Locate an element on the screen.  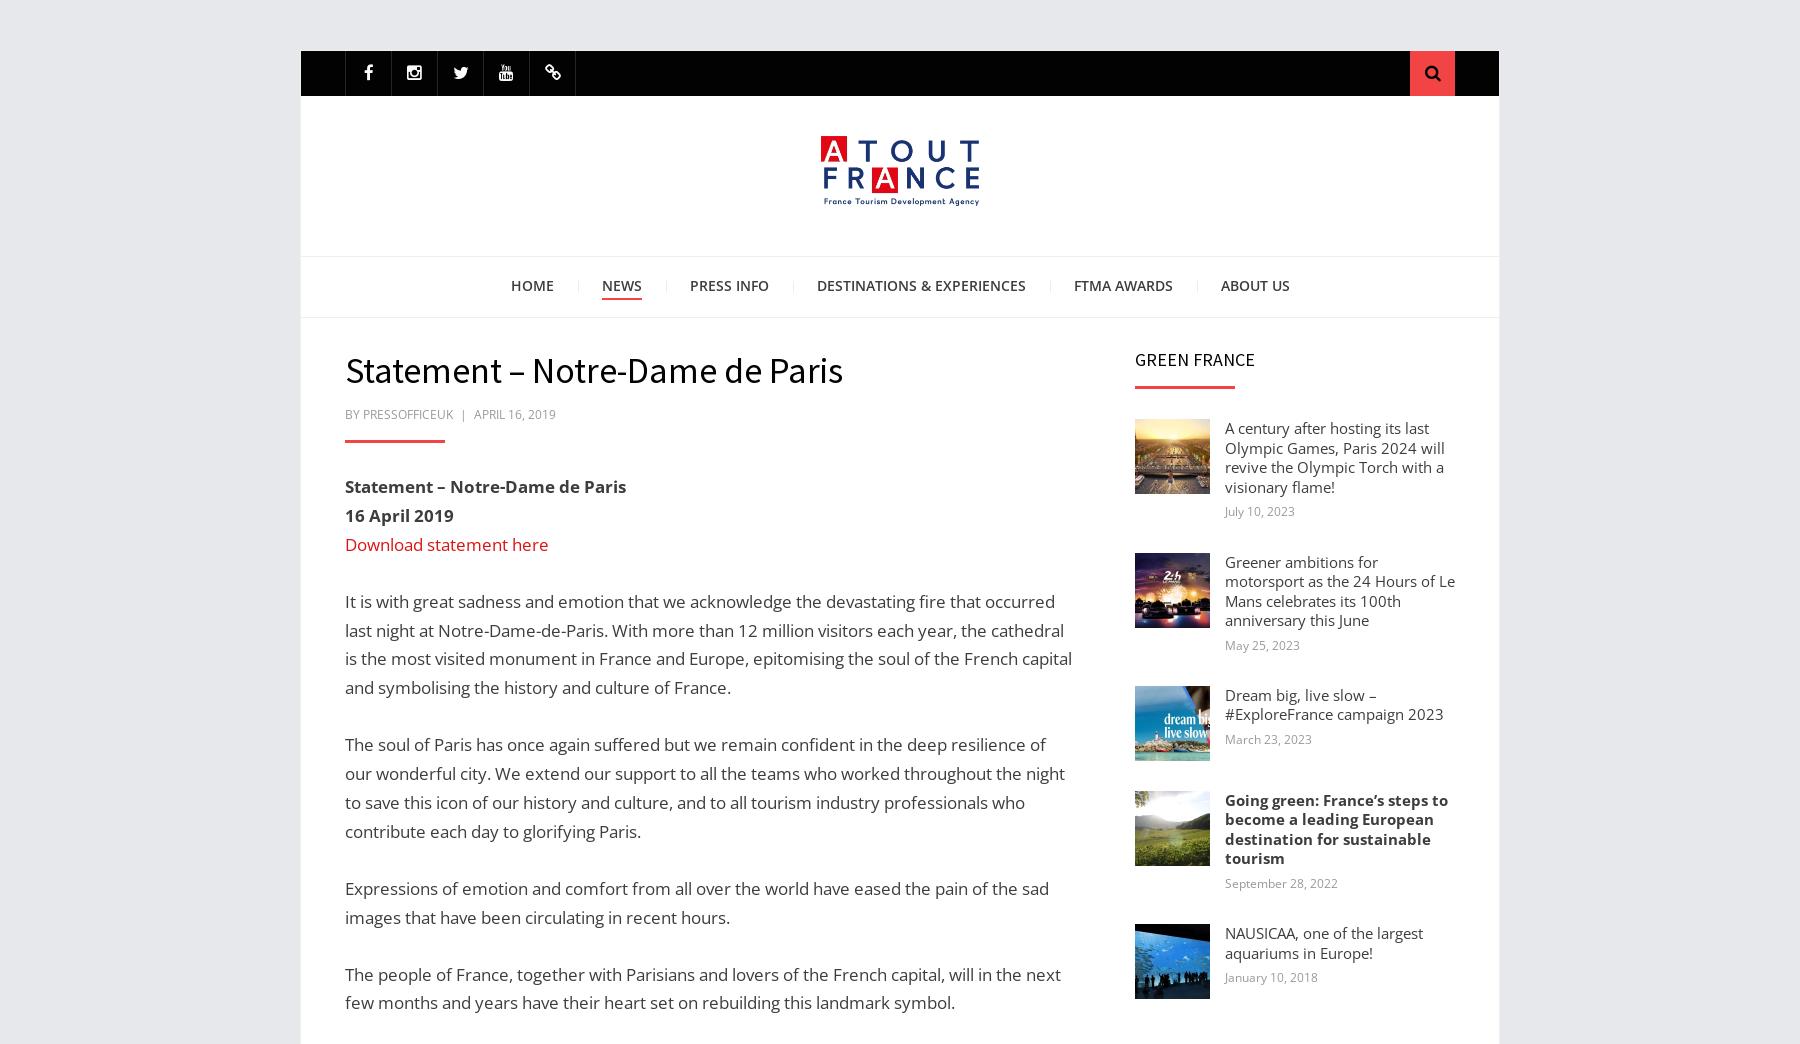
'News' is located at coordinates (621, 283).